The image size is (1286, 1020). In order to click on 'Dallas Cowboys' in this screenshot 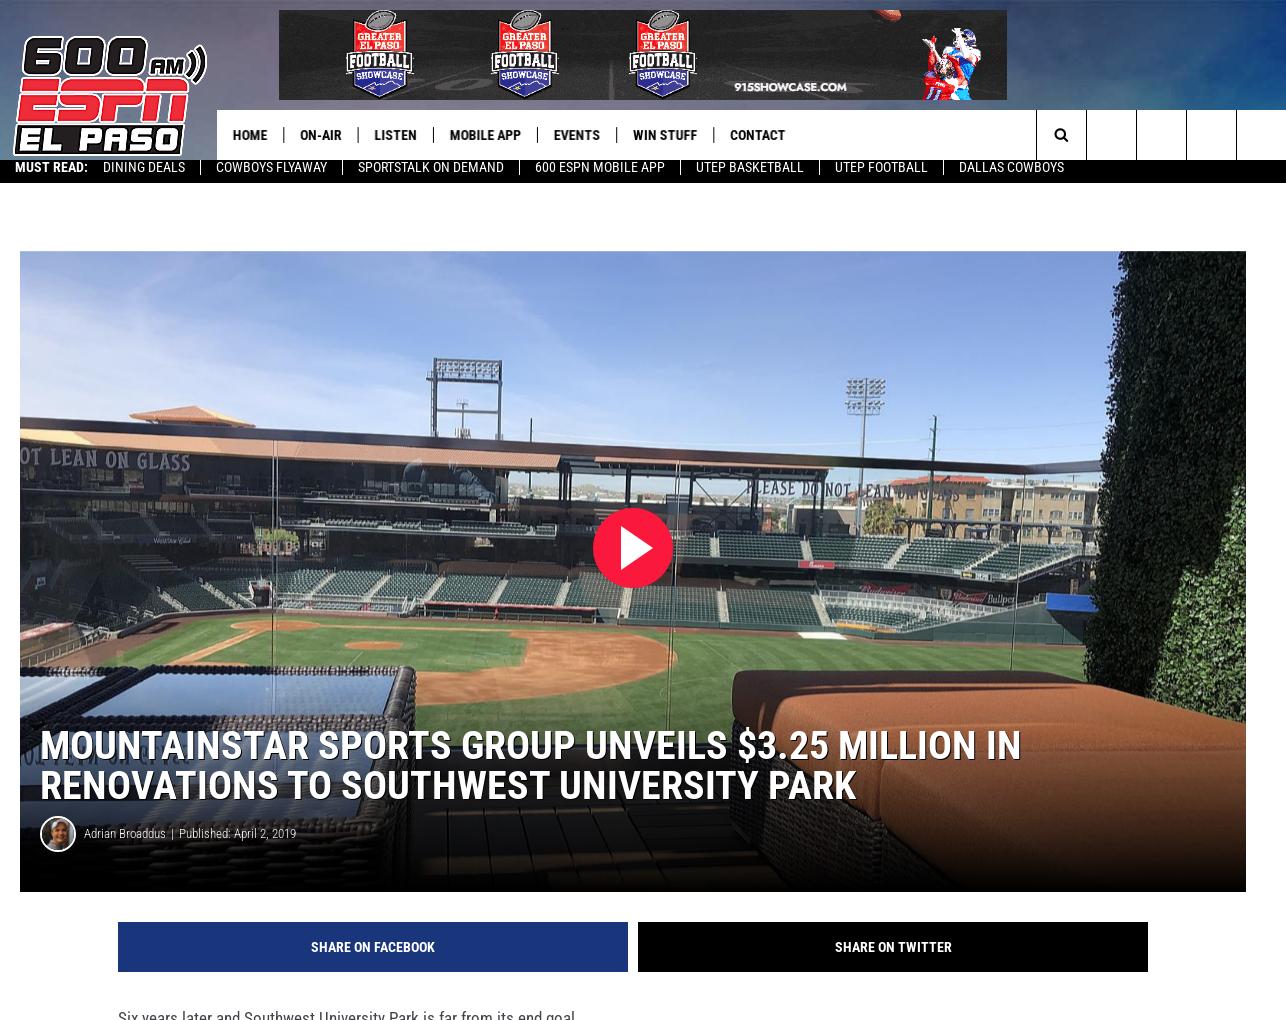, I will do `click(1010, 174)`.